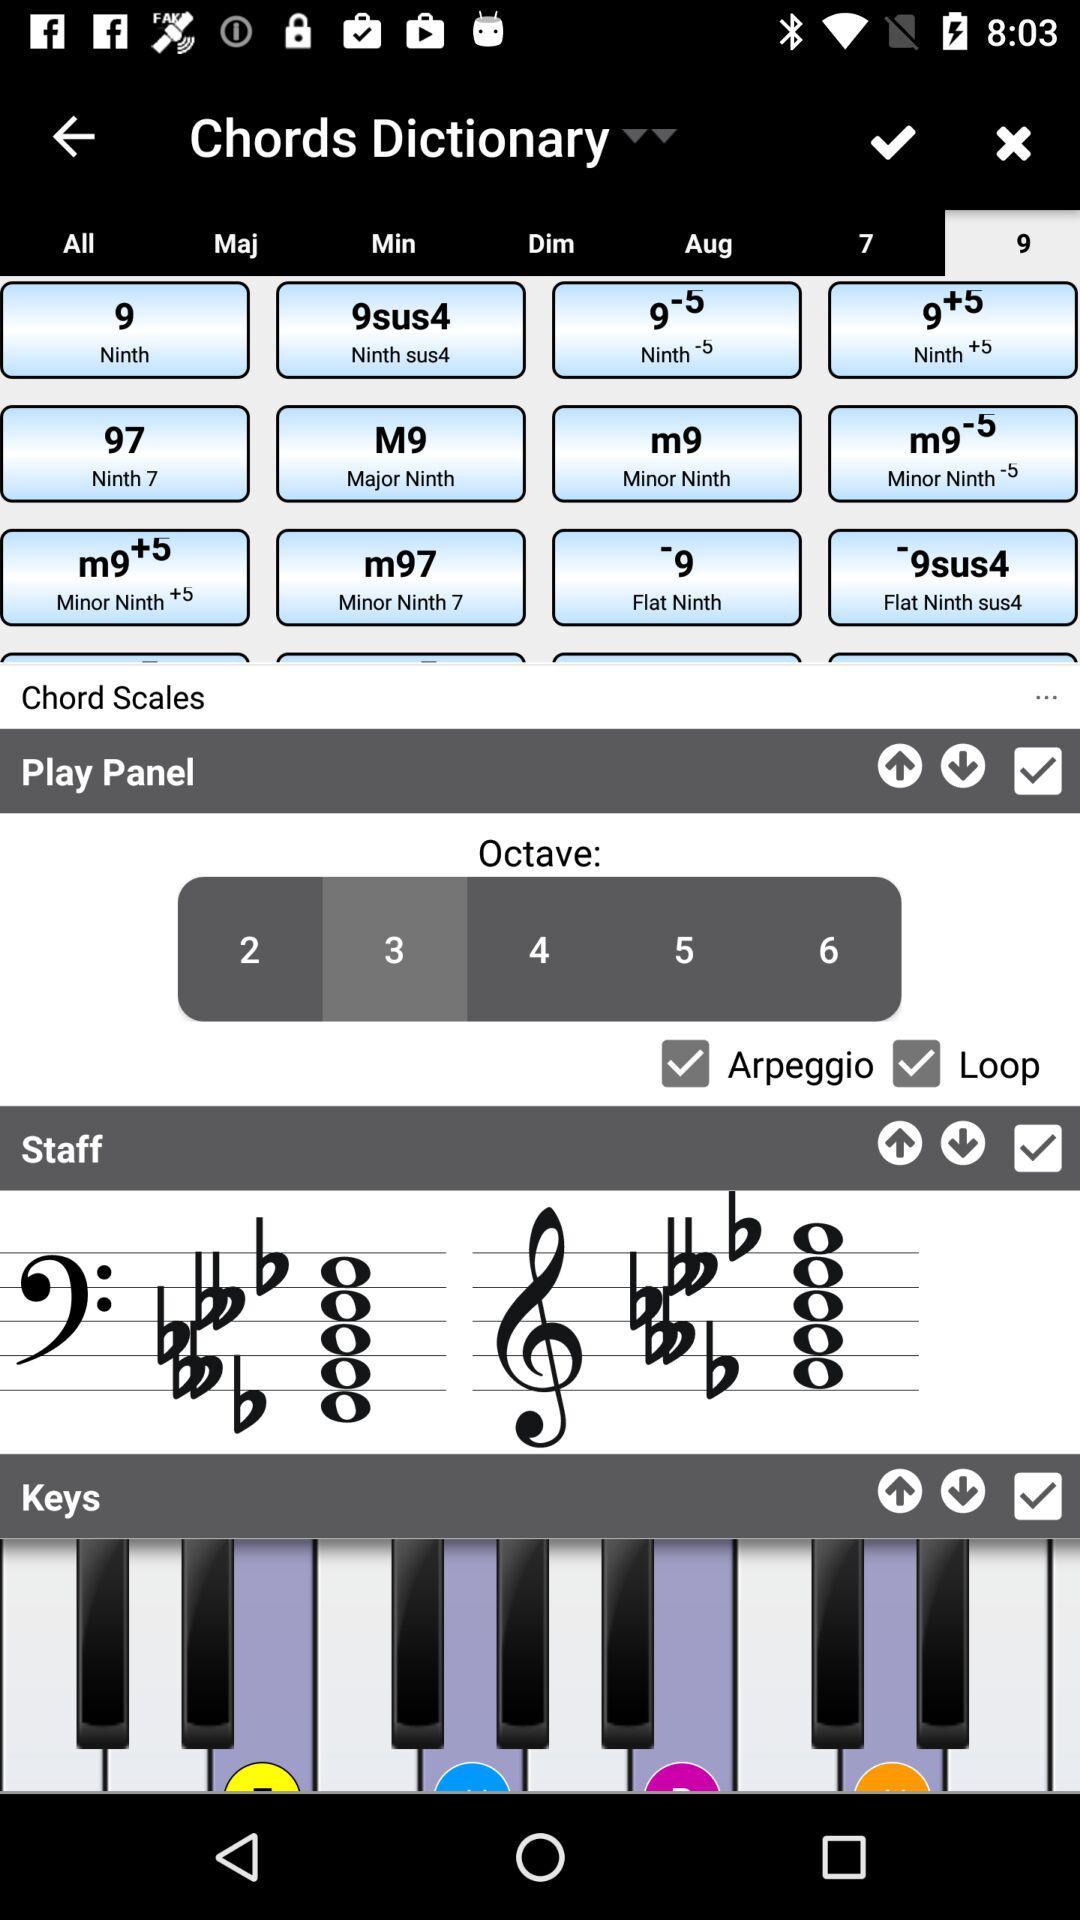  Describe the element at coordinates (901, 1137) in the screenshot. I see `go up` at that location.